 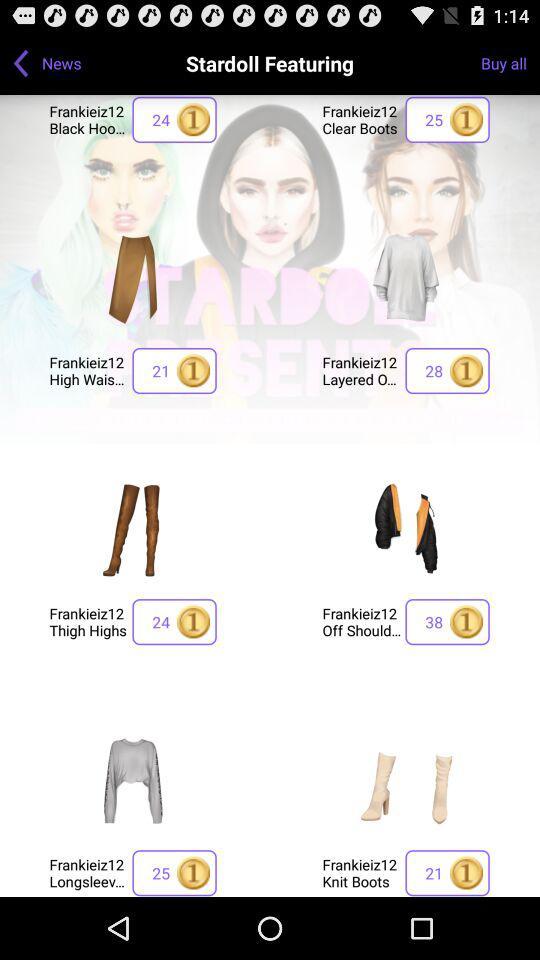 What do you see at coordinates (133, 779) in the screenshot?
I see `product image` at bounding box center [133, 779].